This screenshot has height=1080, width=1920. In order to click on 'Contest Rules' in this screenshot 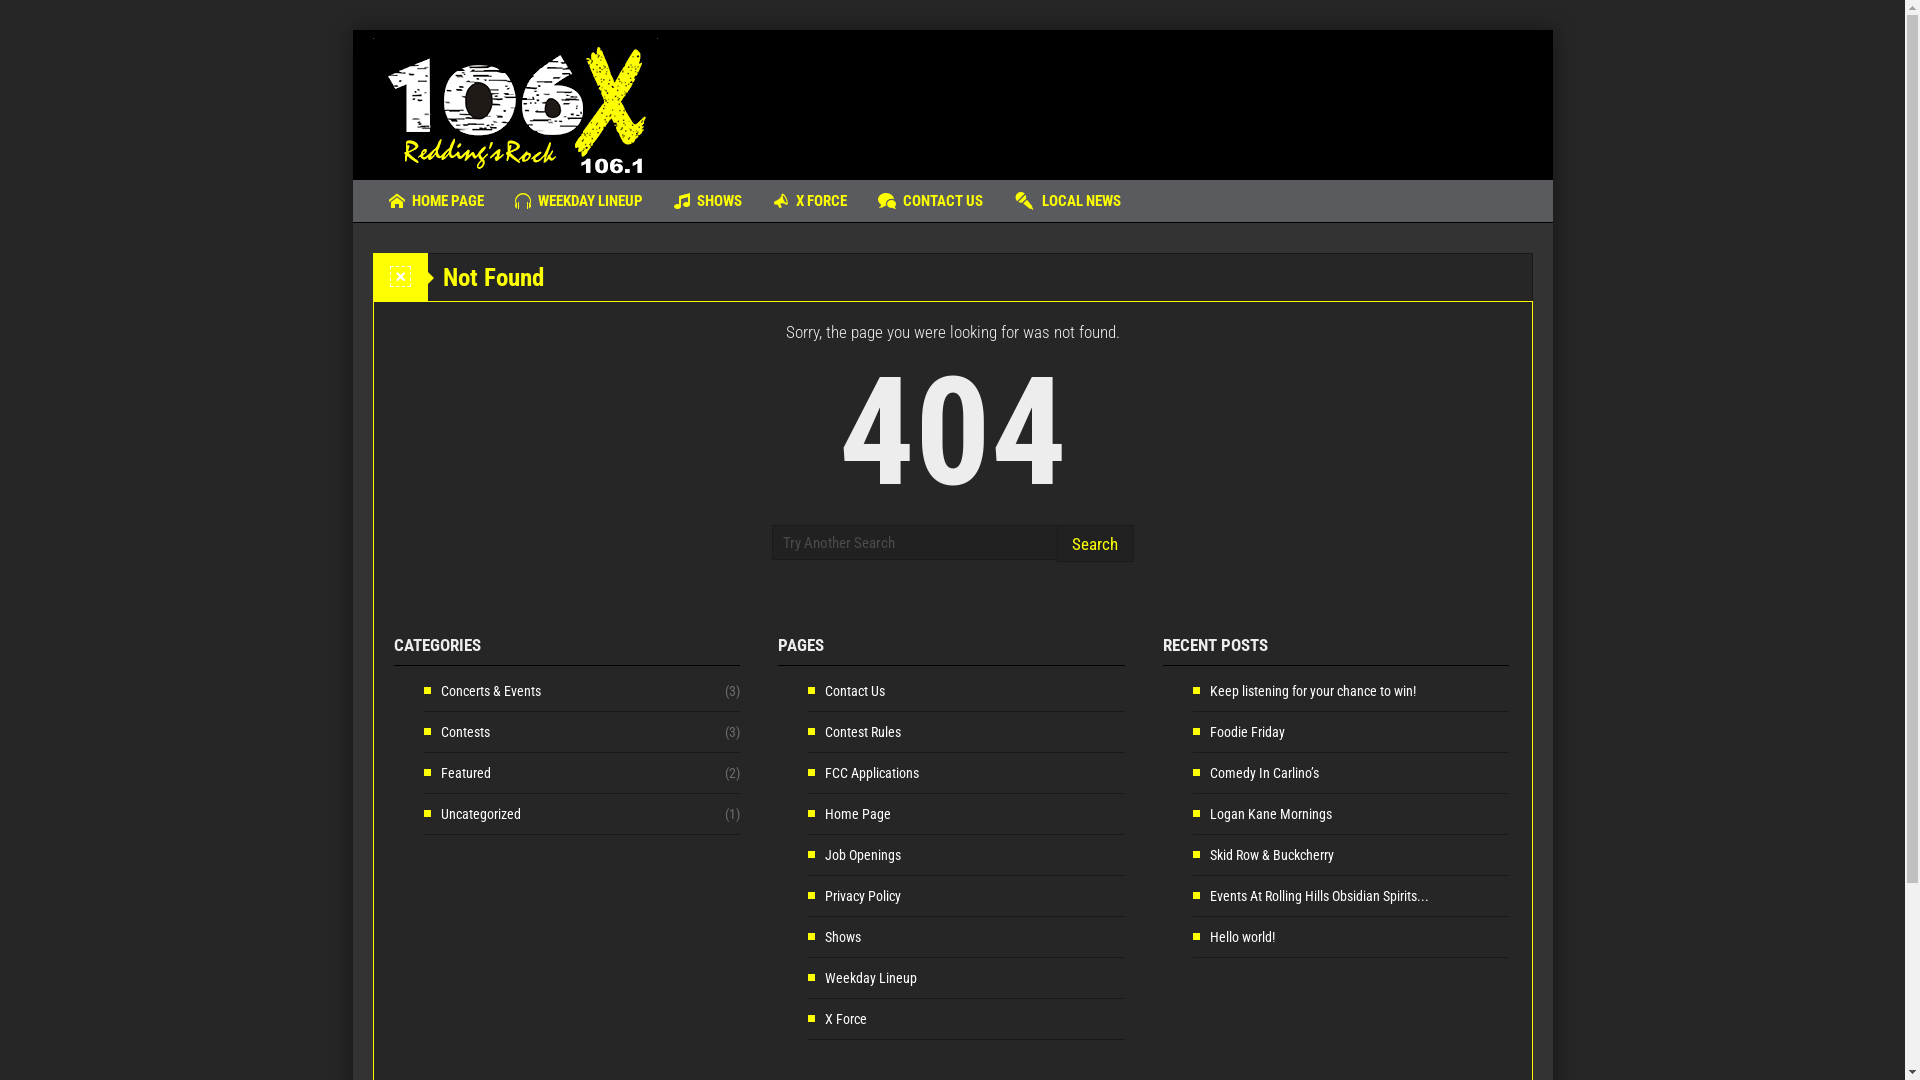, I will do `click(854, 732)`.